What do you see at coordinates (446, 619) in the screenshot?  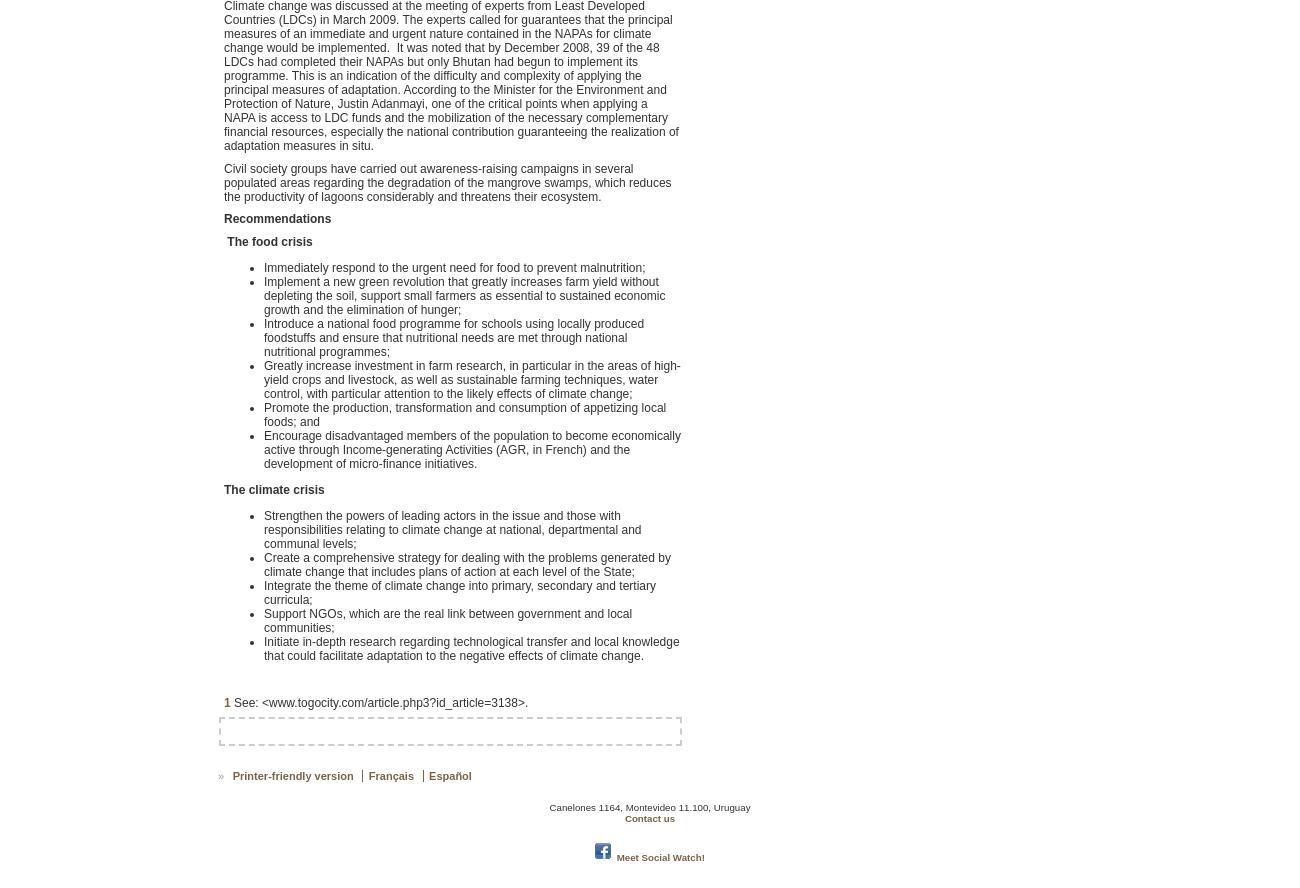 I see `'Support  NGOs, which are the real link between government and local communities;'` at bounding box center [446, 619].